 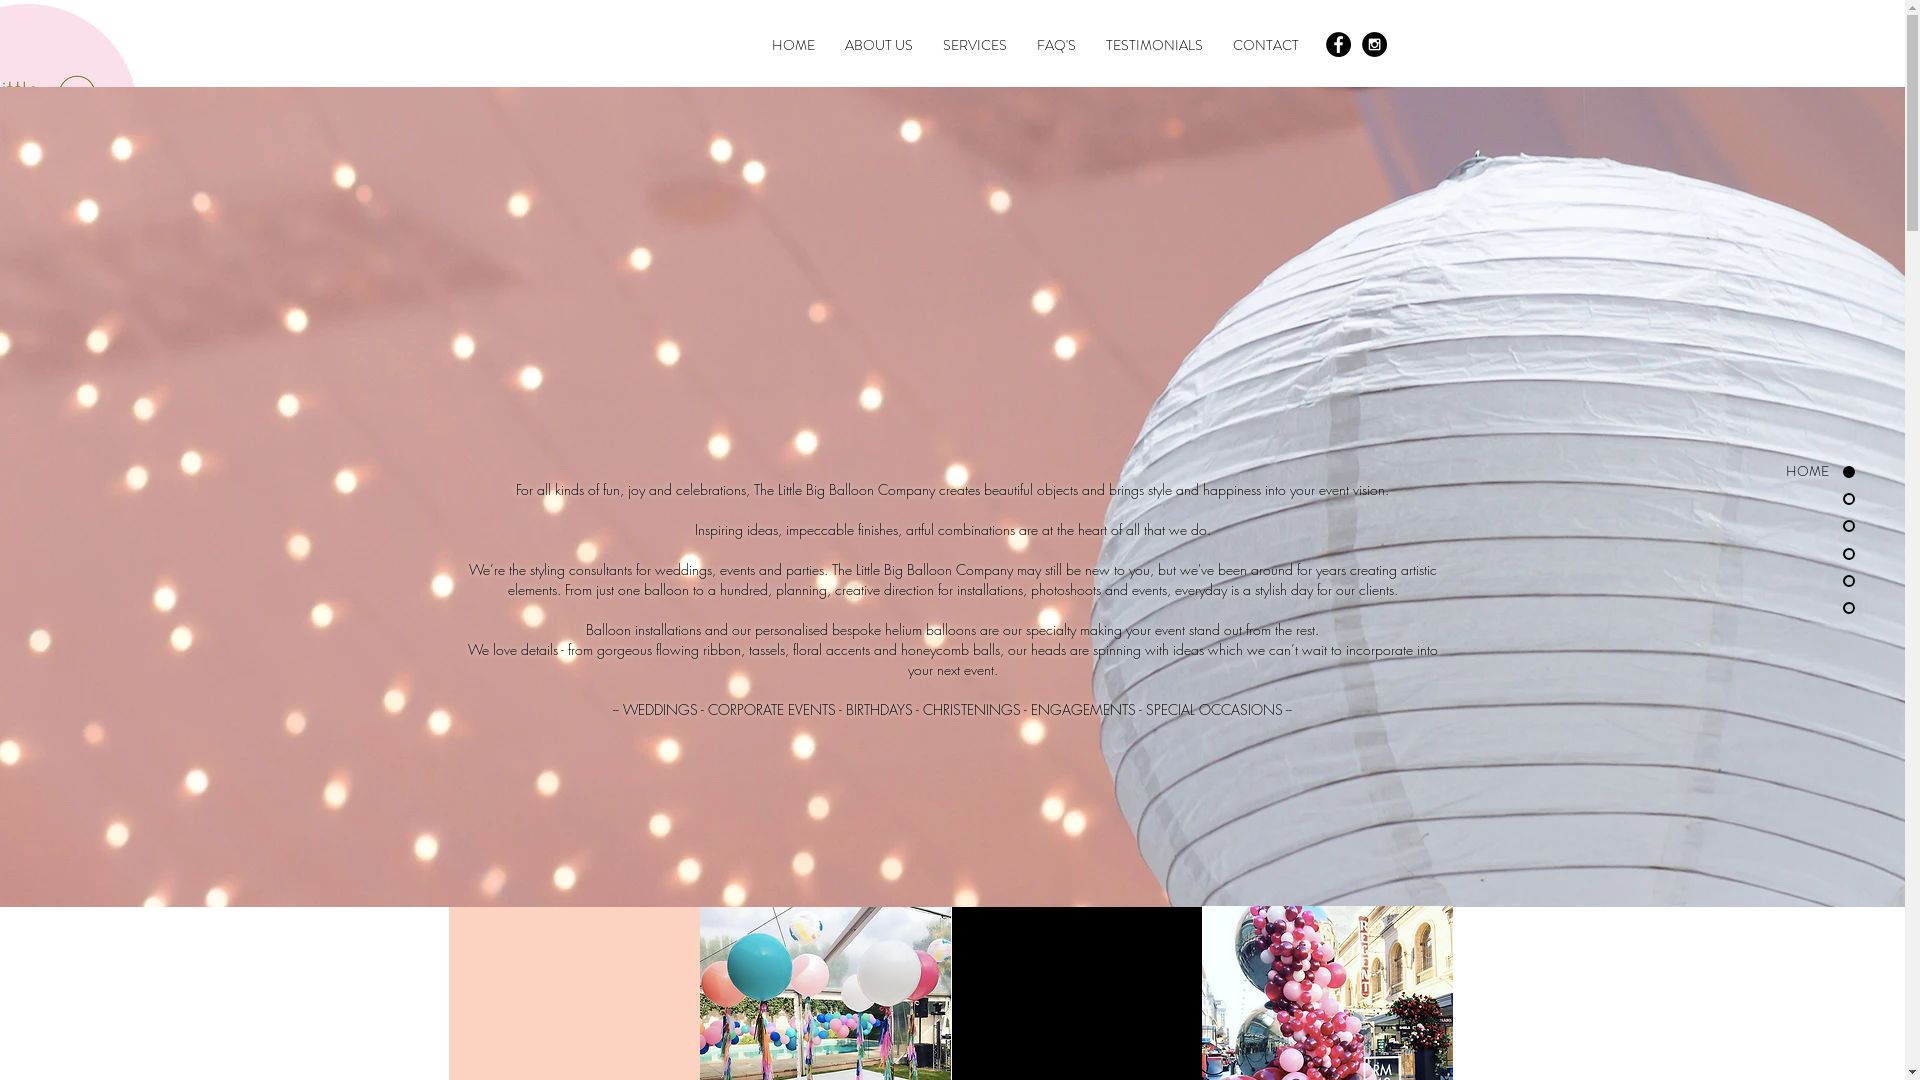 I want to click on 'SERVICES', so click(x=974, y=45).